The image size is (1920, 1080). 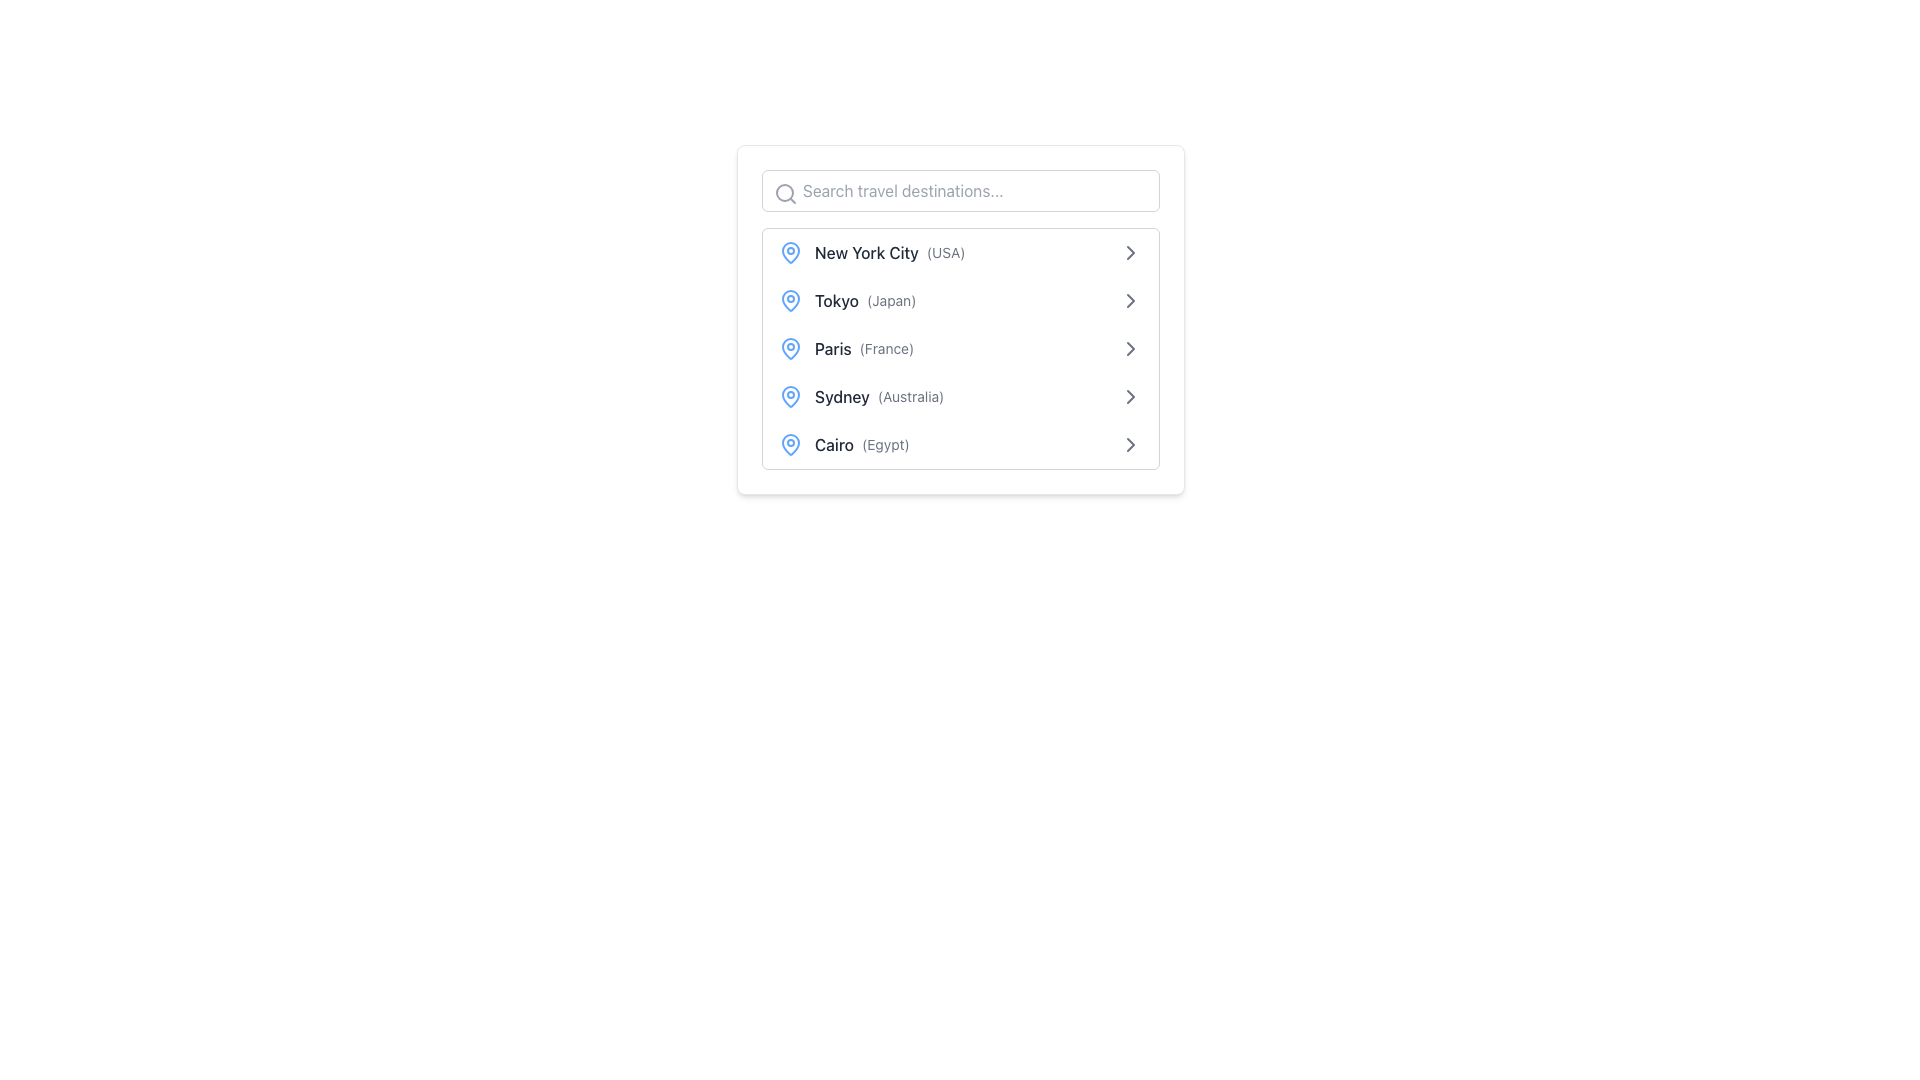 What do you see at coordinates (847, 300) in the screenshot?
I see `the second list item representing the location option for Tokyo, Japan` at bounding box center [847, 300].